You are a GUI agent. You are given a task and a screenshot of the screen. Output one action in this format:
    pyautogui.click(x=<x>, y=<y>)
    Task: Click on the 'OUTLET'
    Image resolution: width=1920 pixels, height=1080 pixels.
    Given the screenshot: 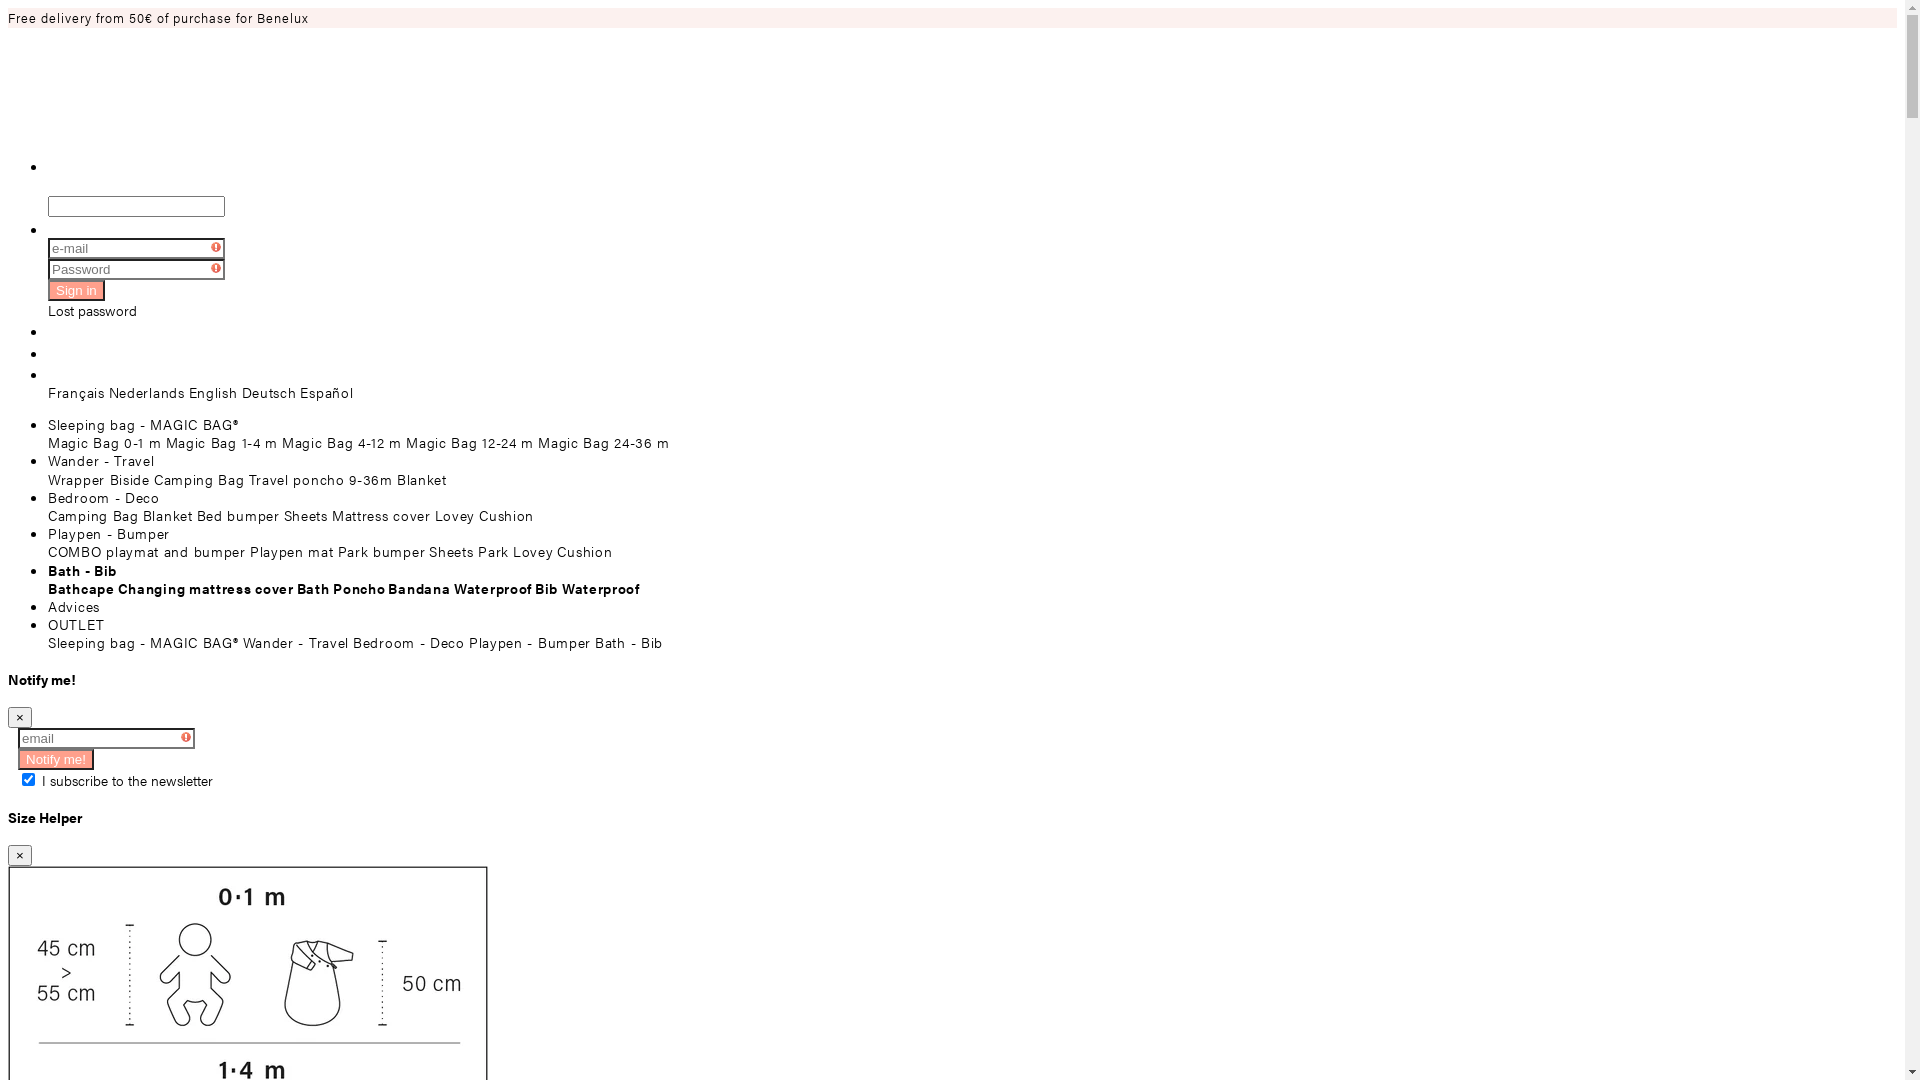 What is the action you would take?
    pyautogui.click(x=76, y=623)
    